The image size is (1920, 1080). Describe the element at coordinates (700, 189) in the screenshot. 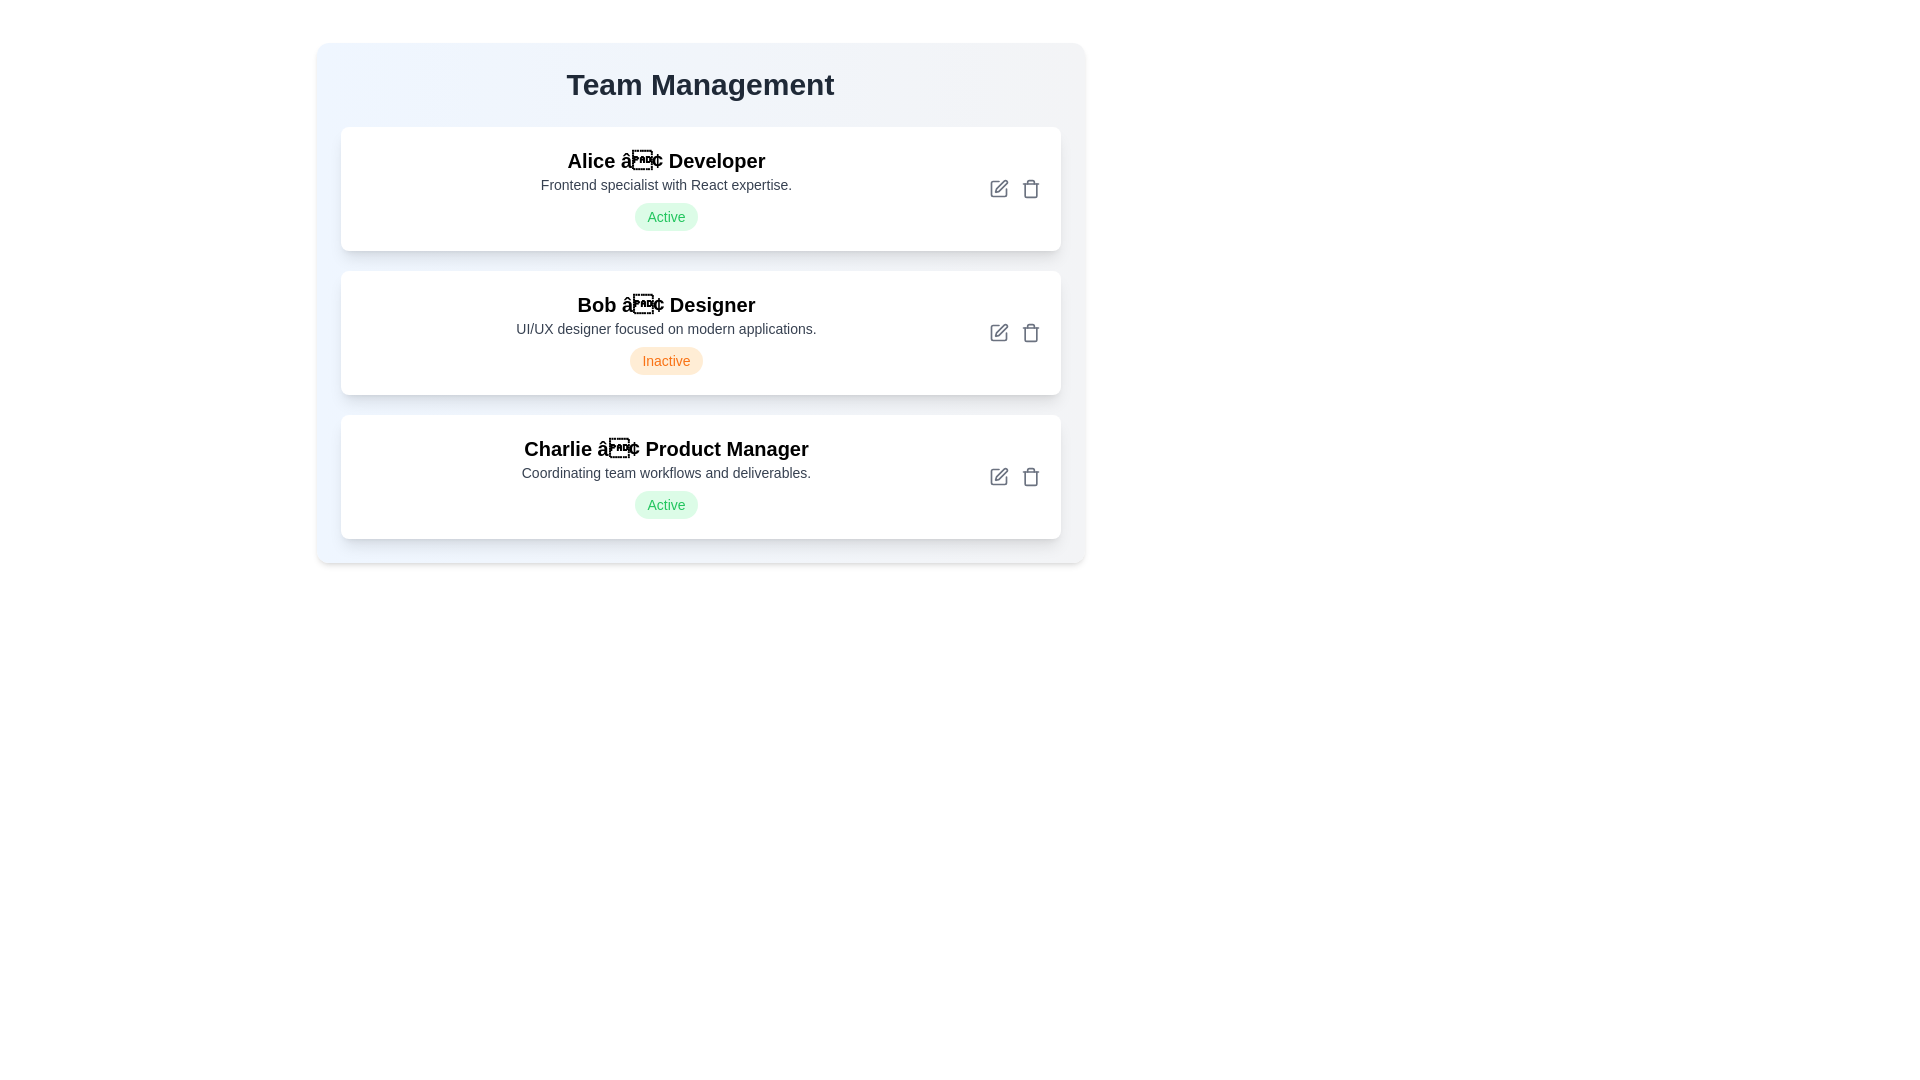

I see `the team member card to view their details. The parameter Alice specifies the team member to interact with` at that location.